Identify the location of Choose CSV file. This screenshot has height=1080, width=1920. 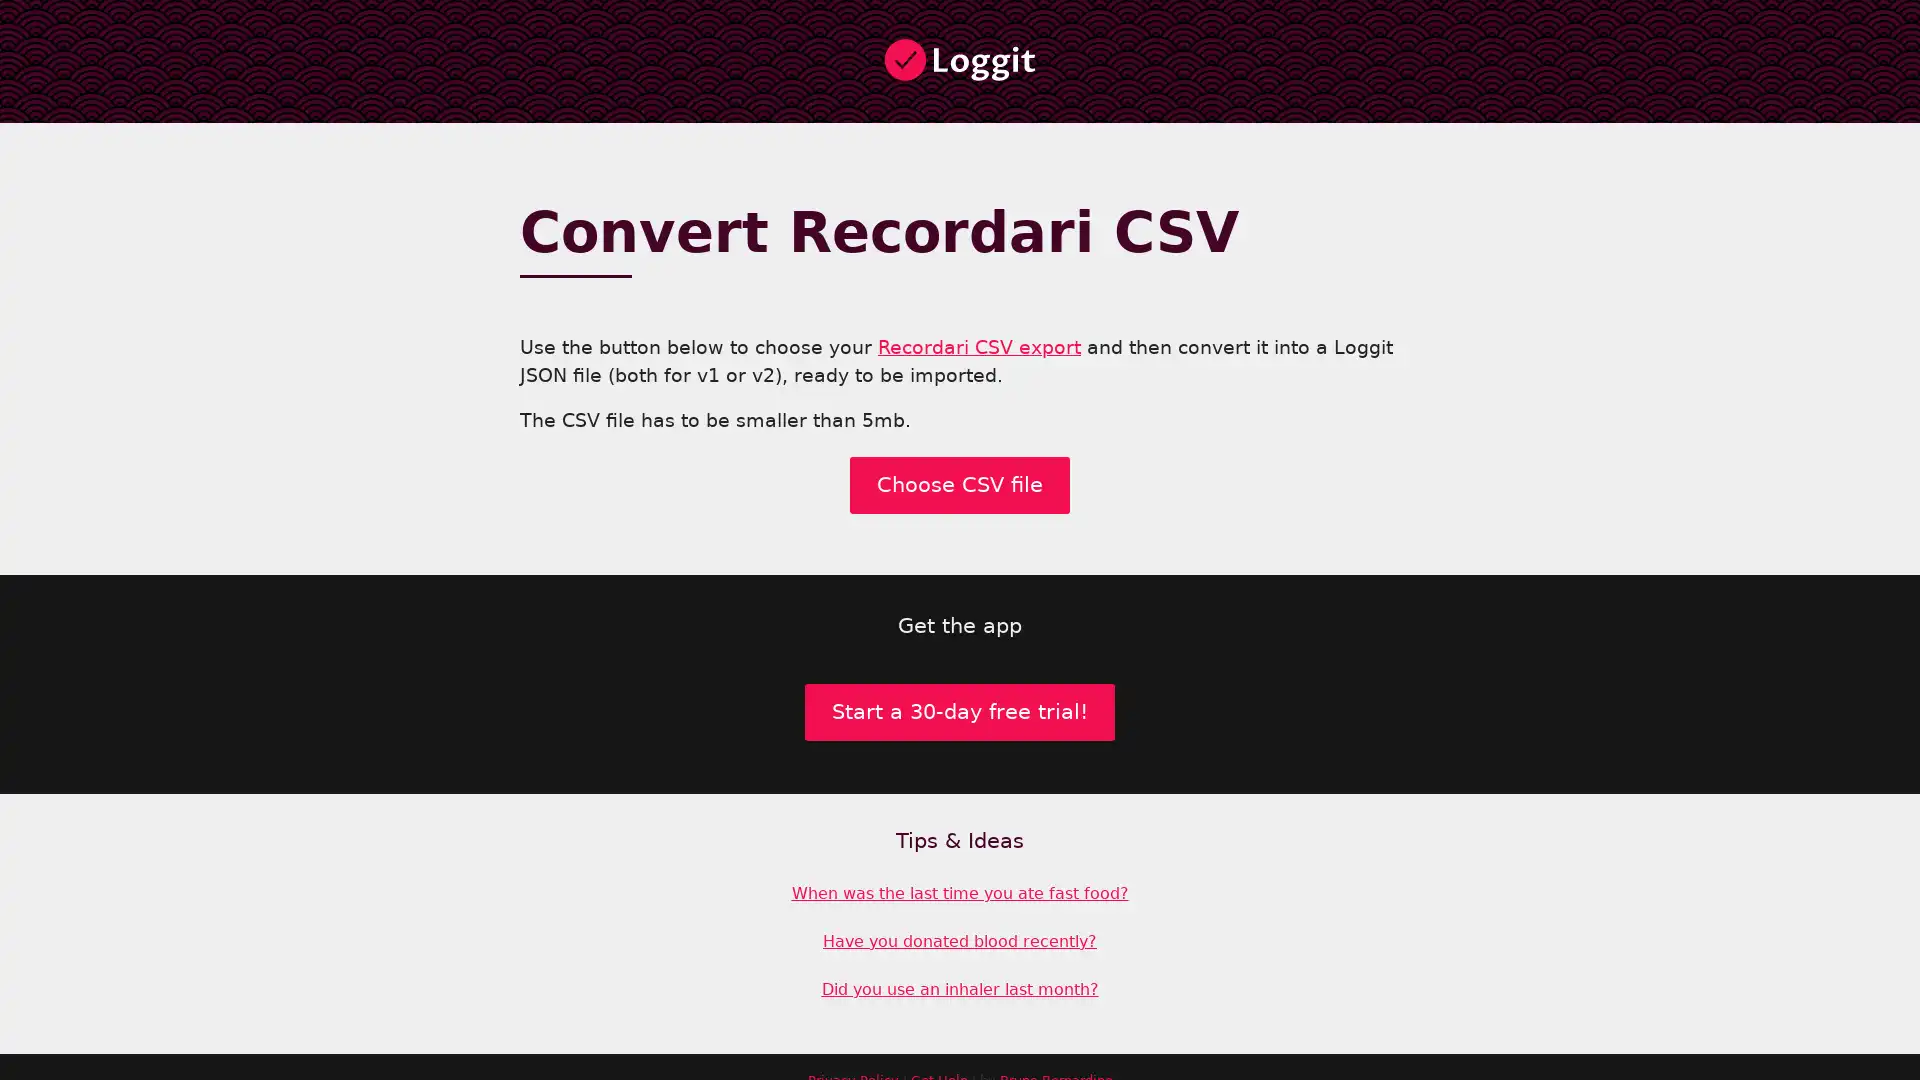
(960, 496).